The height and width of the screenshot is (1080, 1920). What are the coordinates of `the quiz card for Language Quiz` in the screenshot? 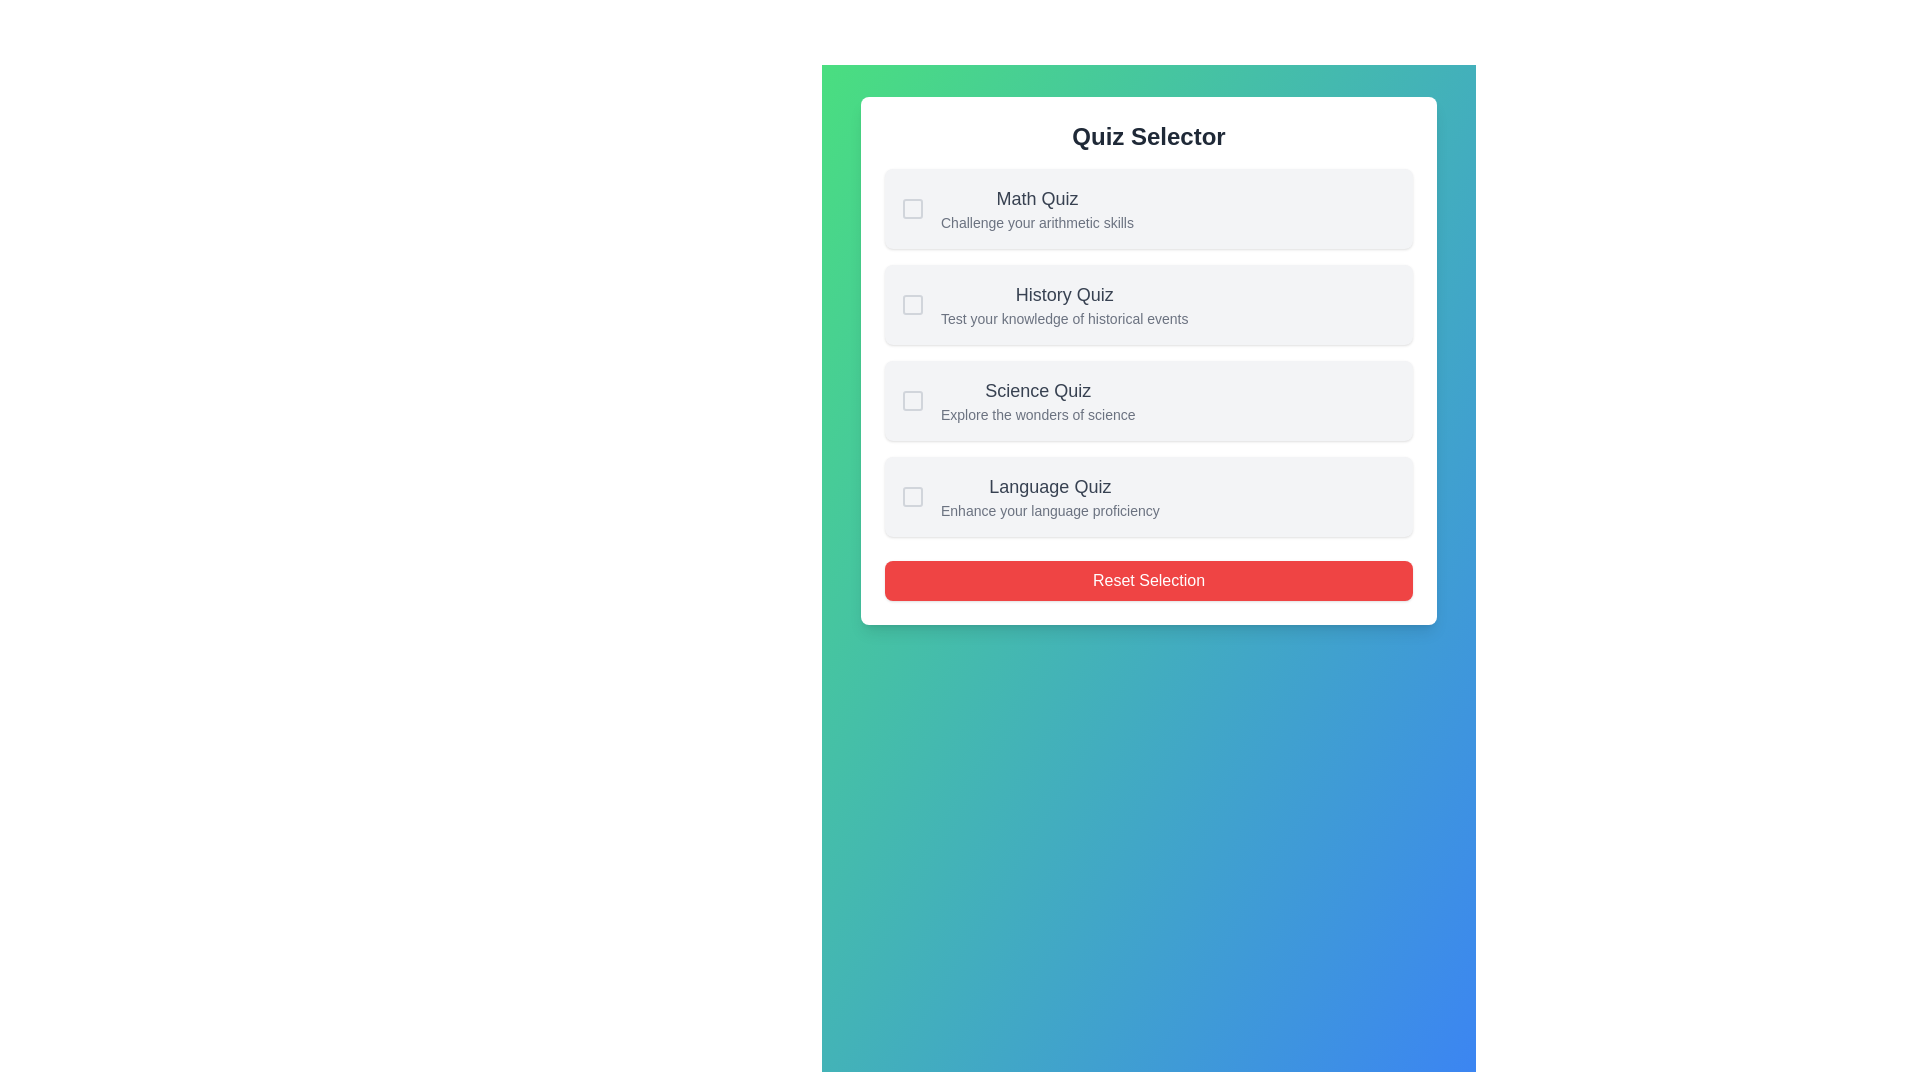 It's located at (1148, 496).